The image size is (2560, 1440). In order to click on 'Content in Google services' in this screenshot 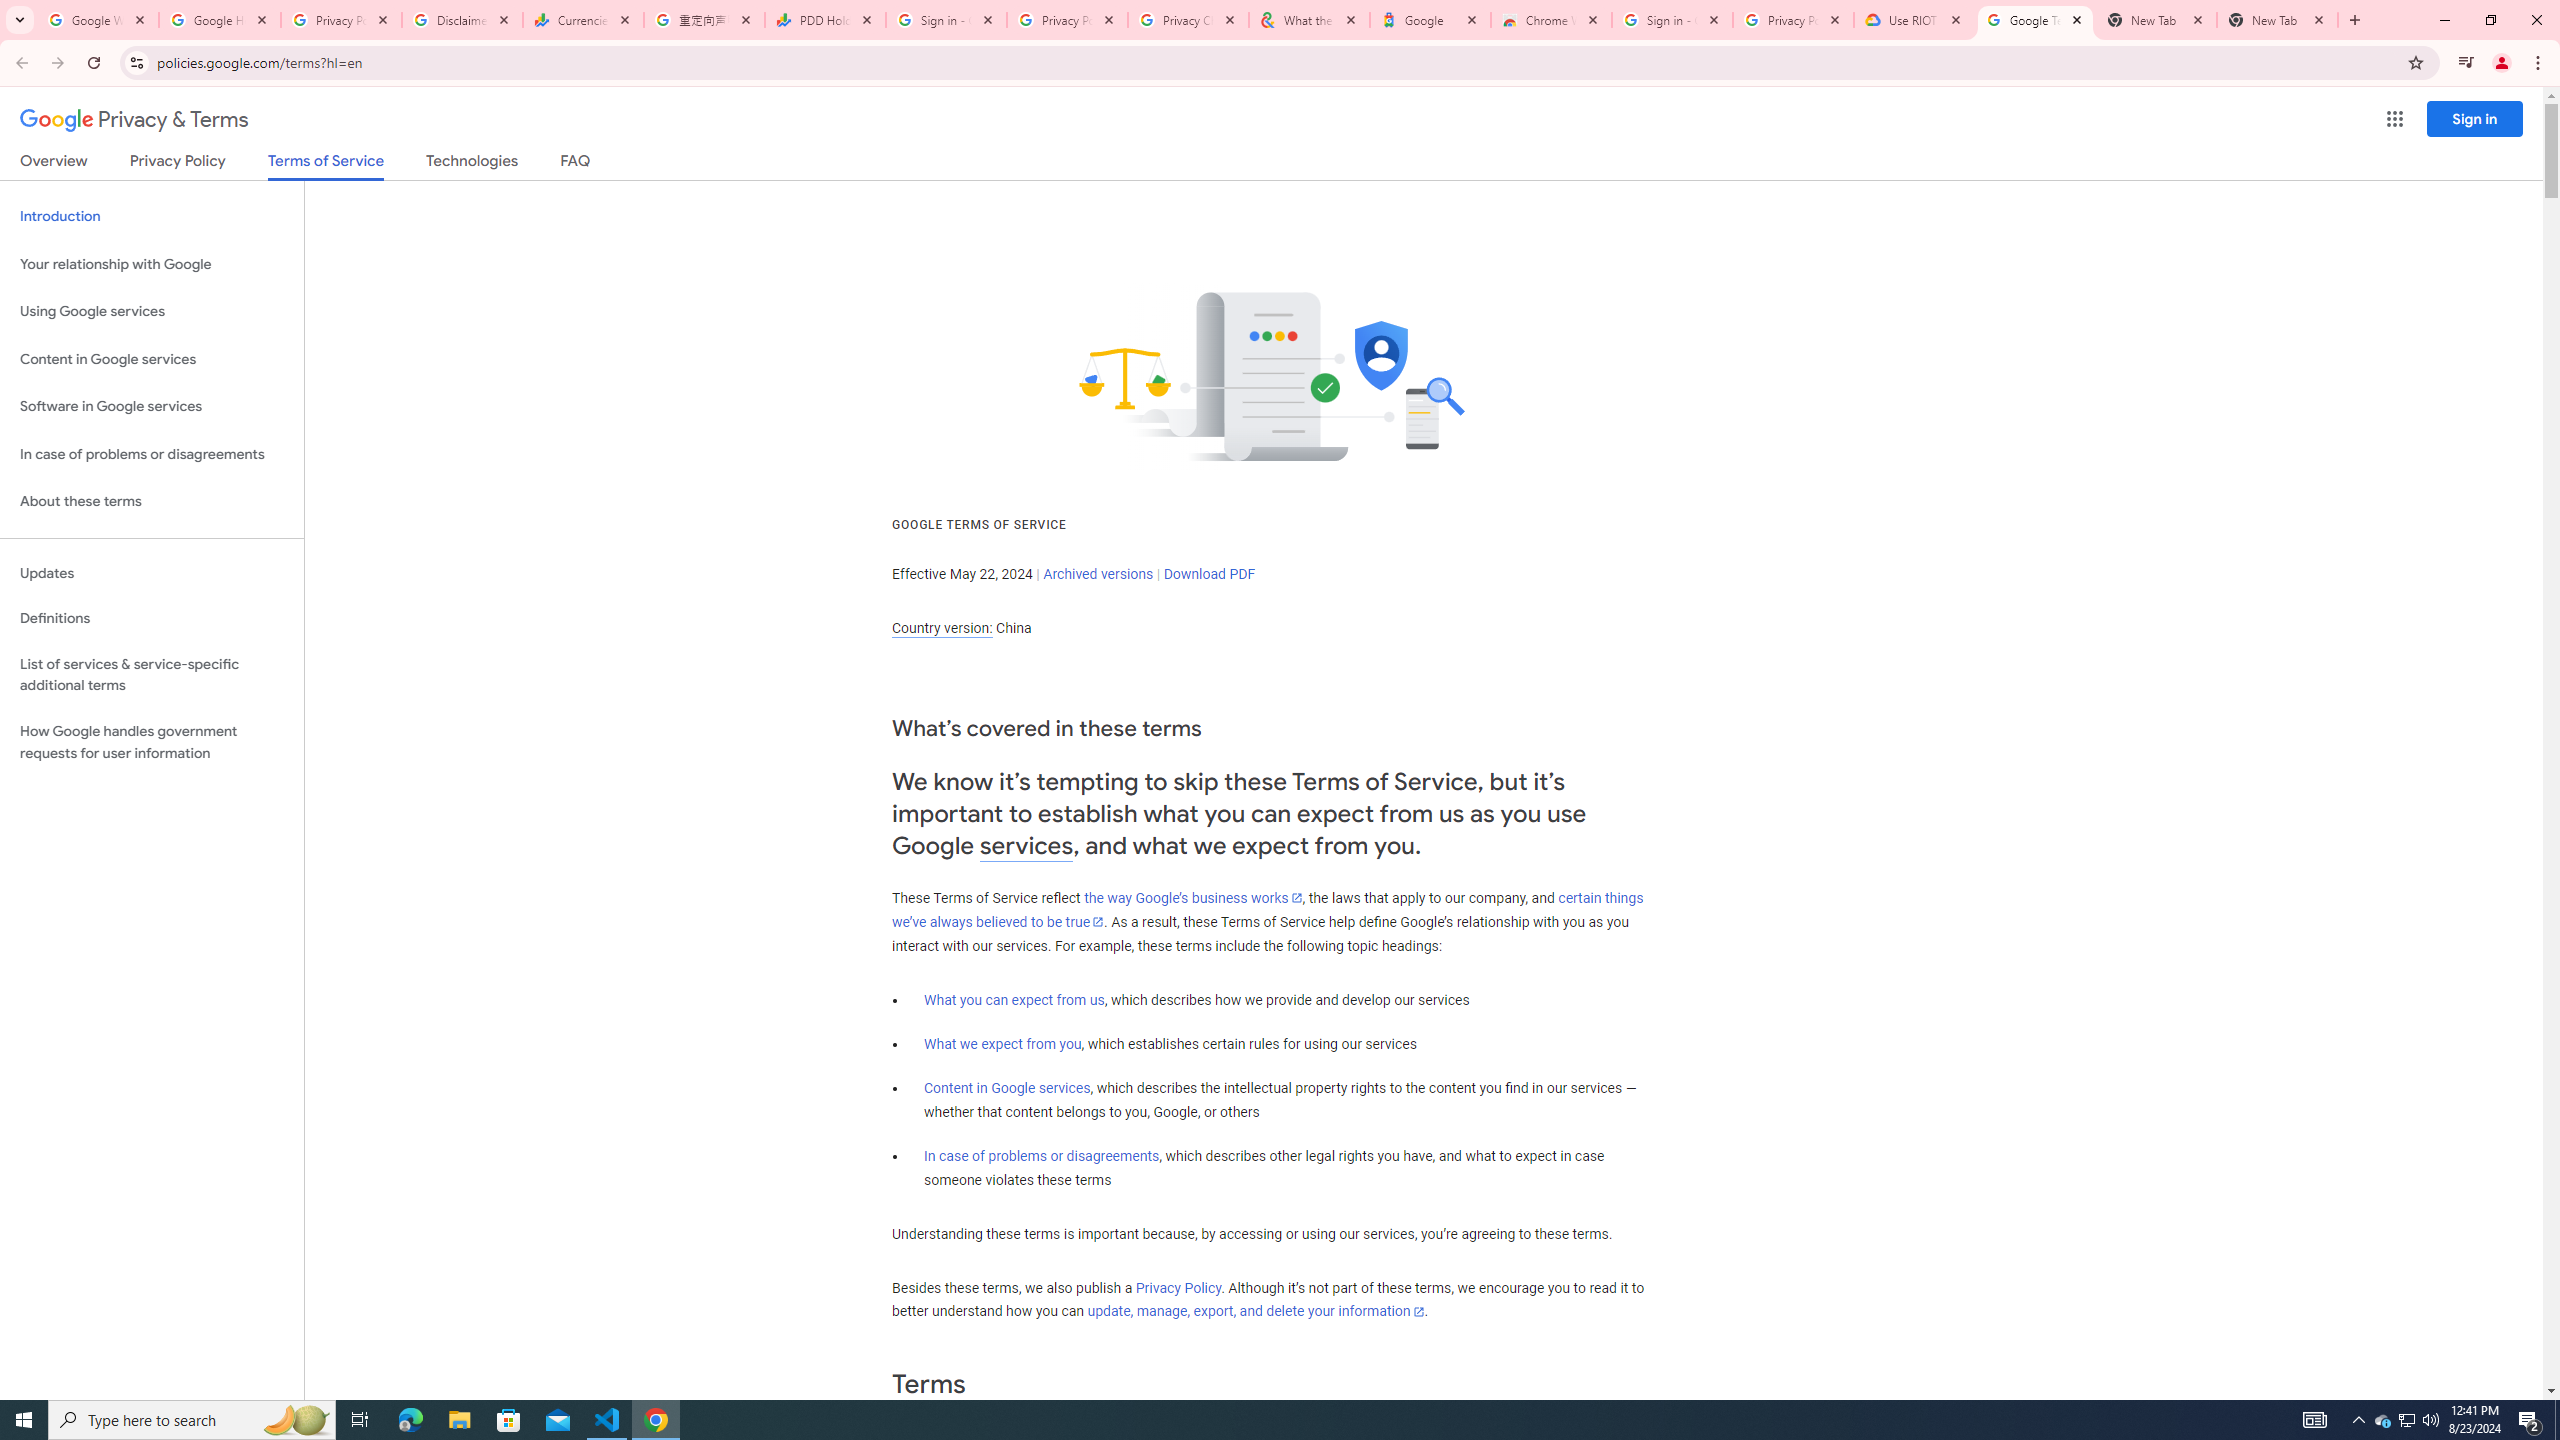, I will do `click(1006, 1087)`.